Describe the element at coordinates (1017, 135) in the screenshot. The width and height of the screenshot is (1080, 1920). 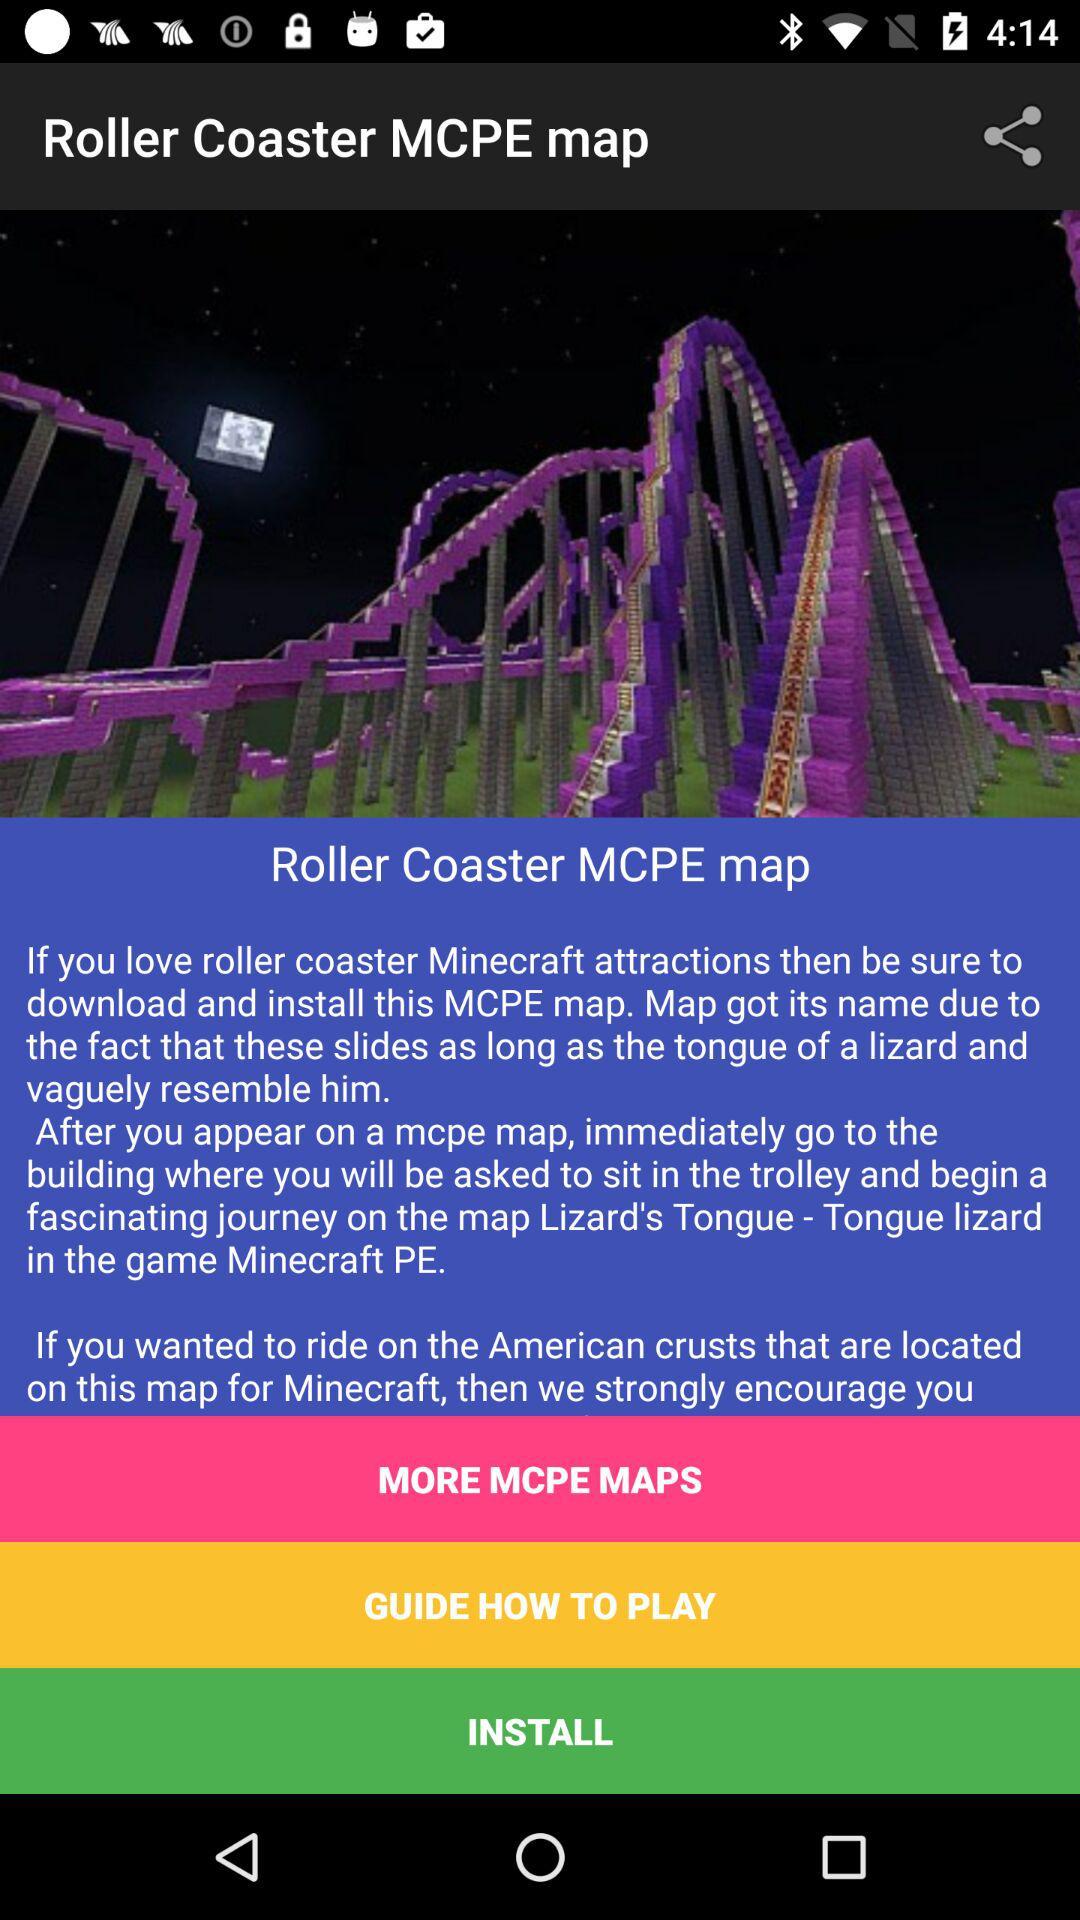
I see `the icon next to the roller coaster mcpe item` at that location.